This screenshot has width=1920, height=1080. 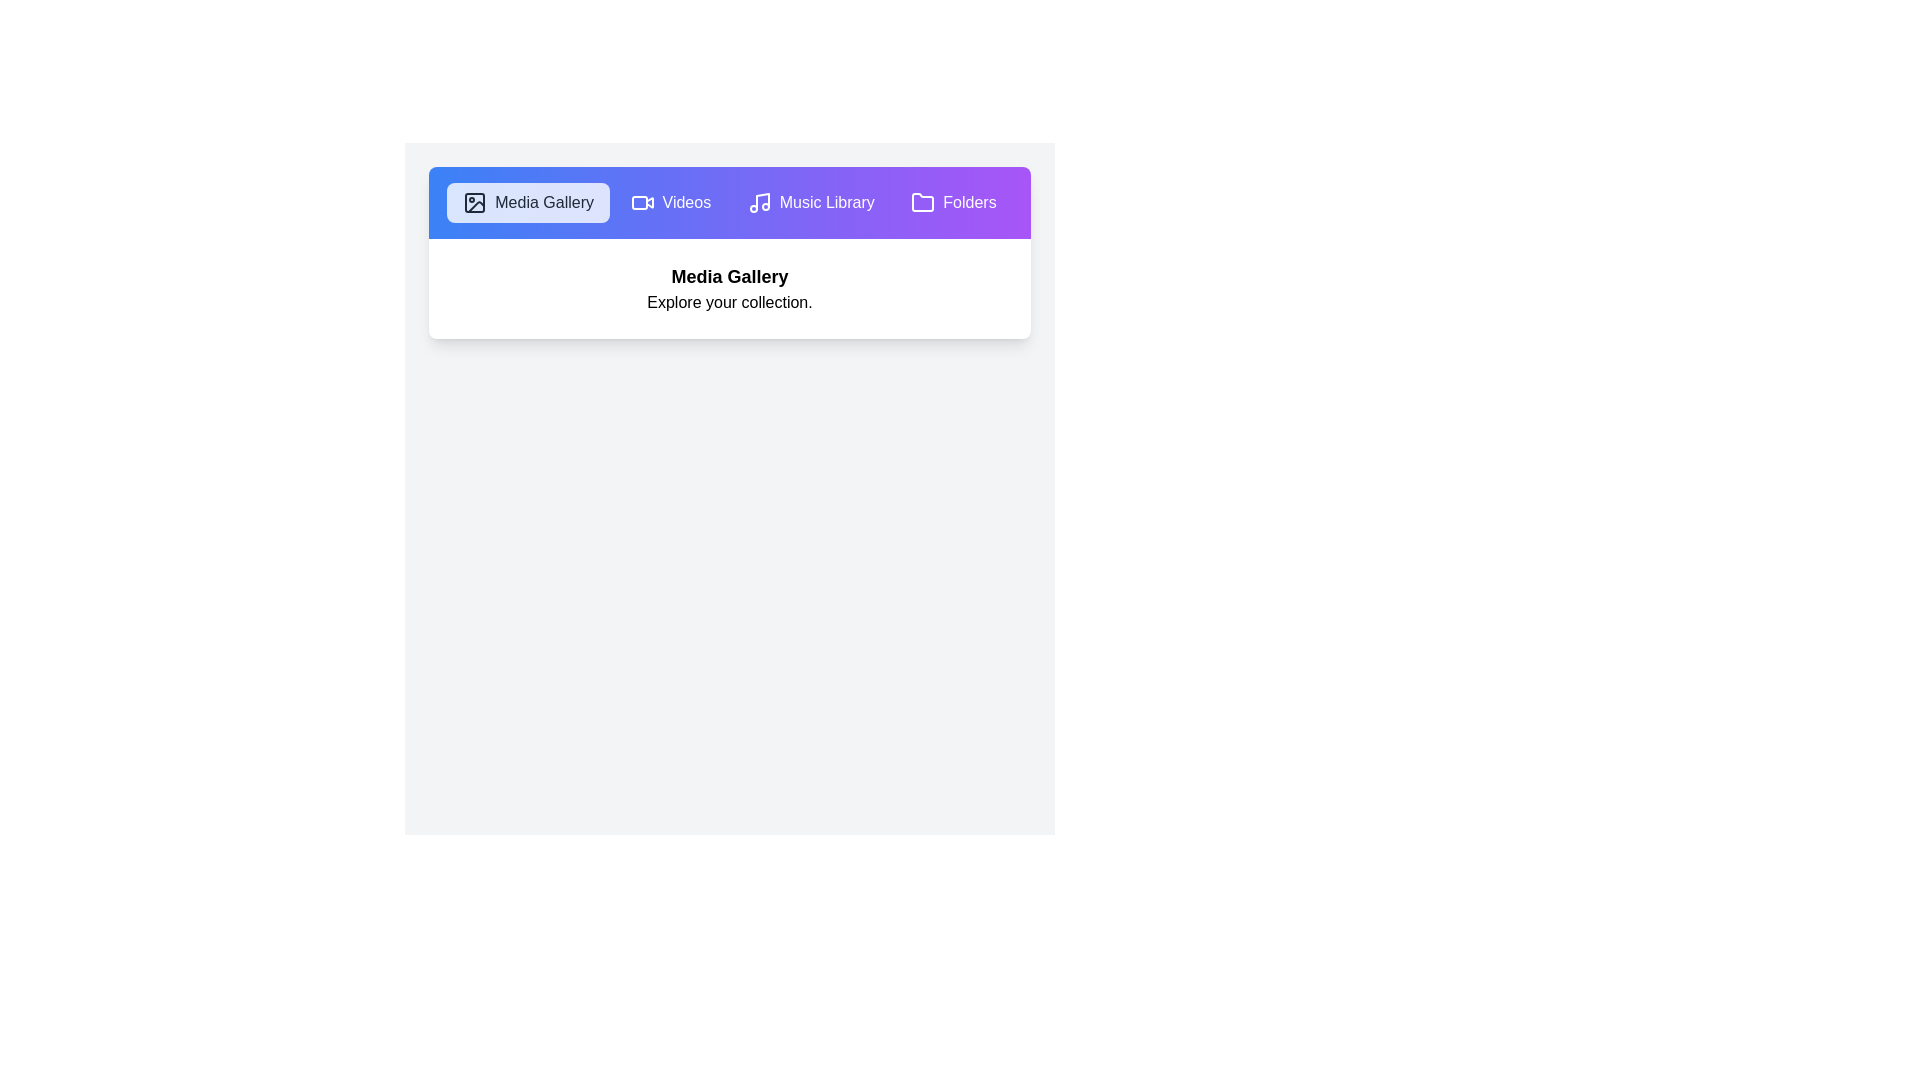 I want to click on the decorative SVG graphical element that indicates the 'Media Gallery' option in the navigation bar, located to the left of the 'Media Gallery' text label, so click(x=475, y=207).